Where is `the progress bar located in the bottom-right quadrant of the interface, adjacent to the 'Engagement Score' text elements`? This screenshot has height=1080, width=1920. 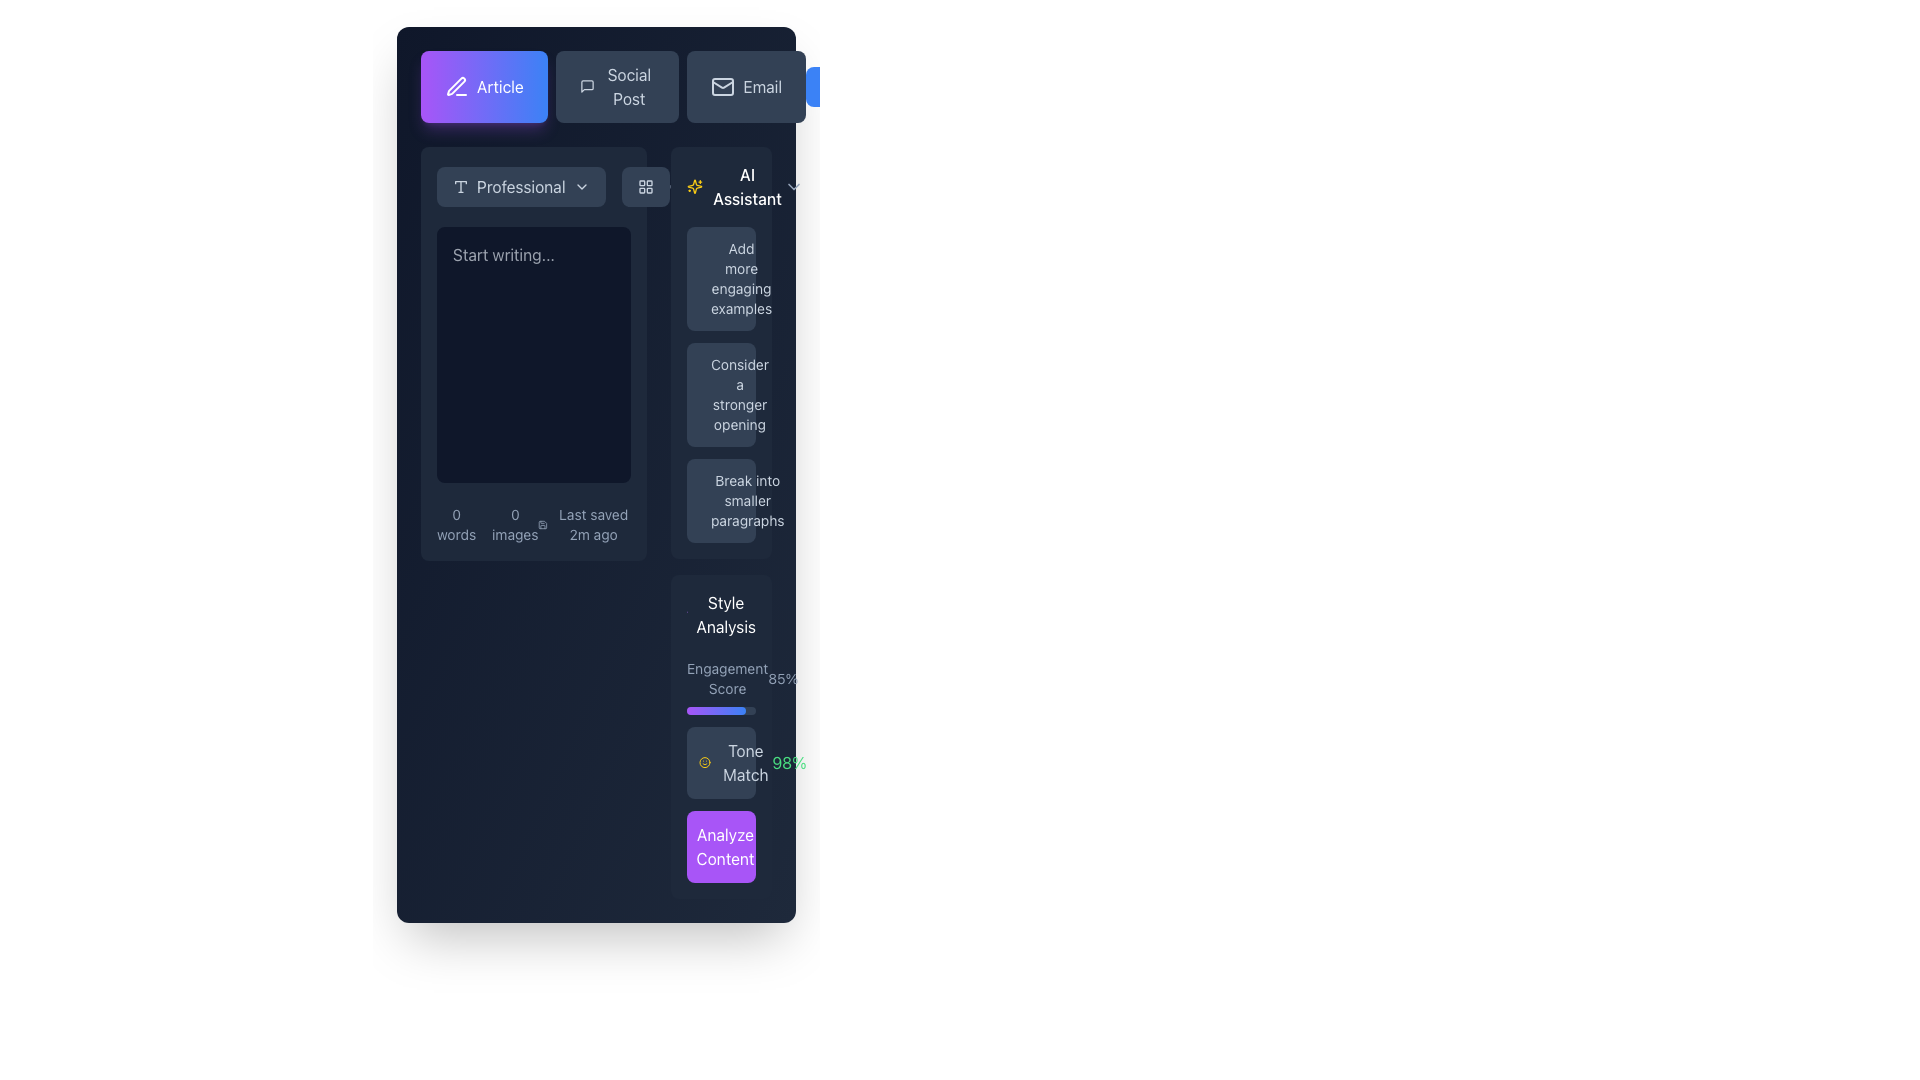 the progress bar located in the bottom-right quadrant of the interface, adjacent to the 'Engagement Score' text elements is located at coordinates (716, 709).